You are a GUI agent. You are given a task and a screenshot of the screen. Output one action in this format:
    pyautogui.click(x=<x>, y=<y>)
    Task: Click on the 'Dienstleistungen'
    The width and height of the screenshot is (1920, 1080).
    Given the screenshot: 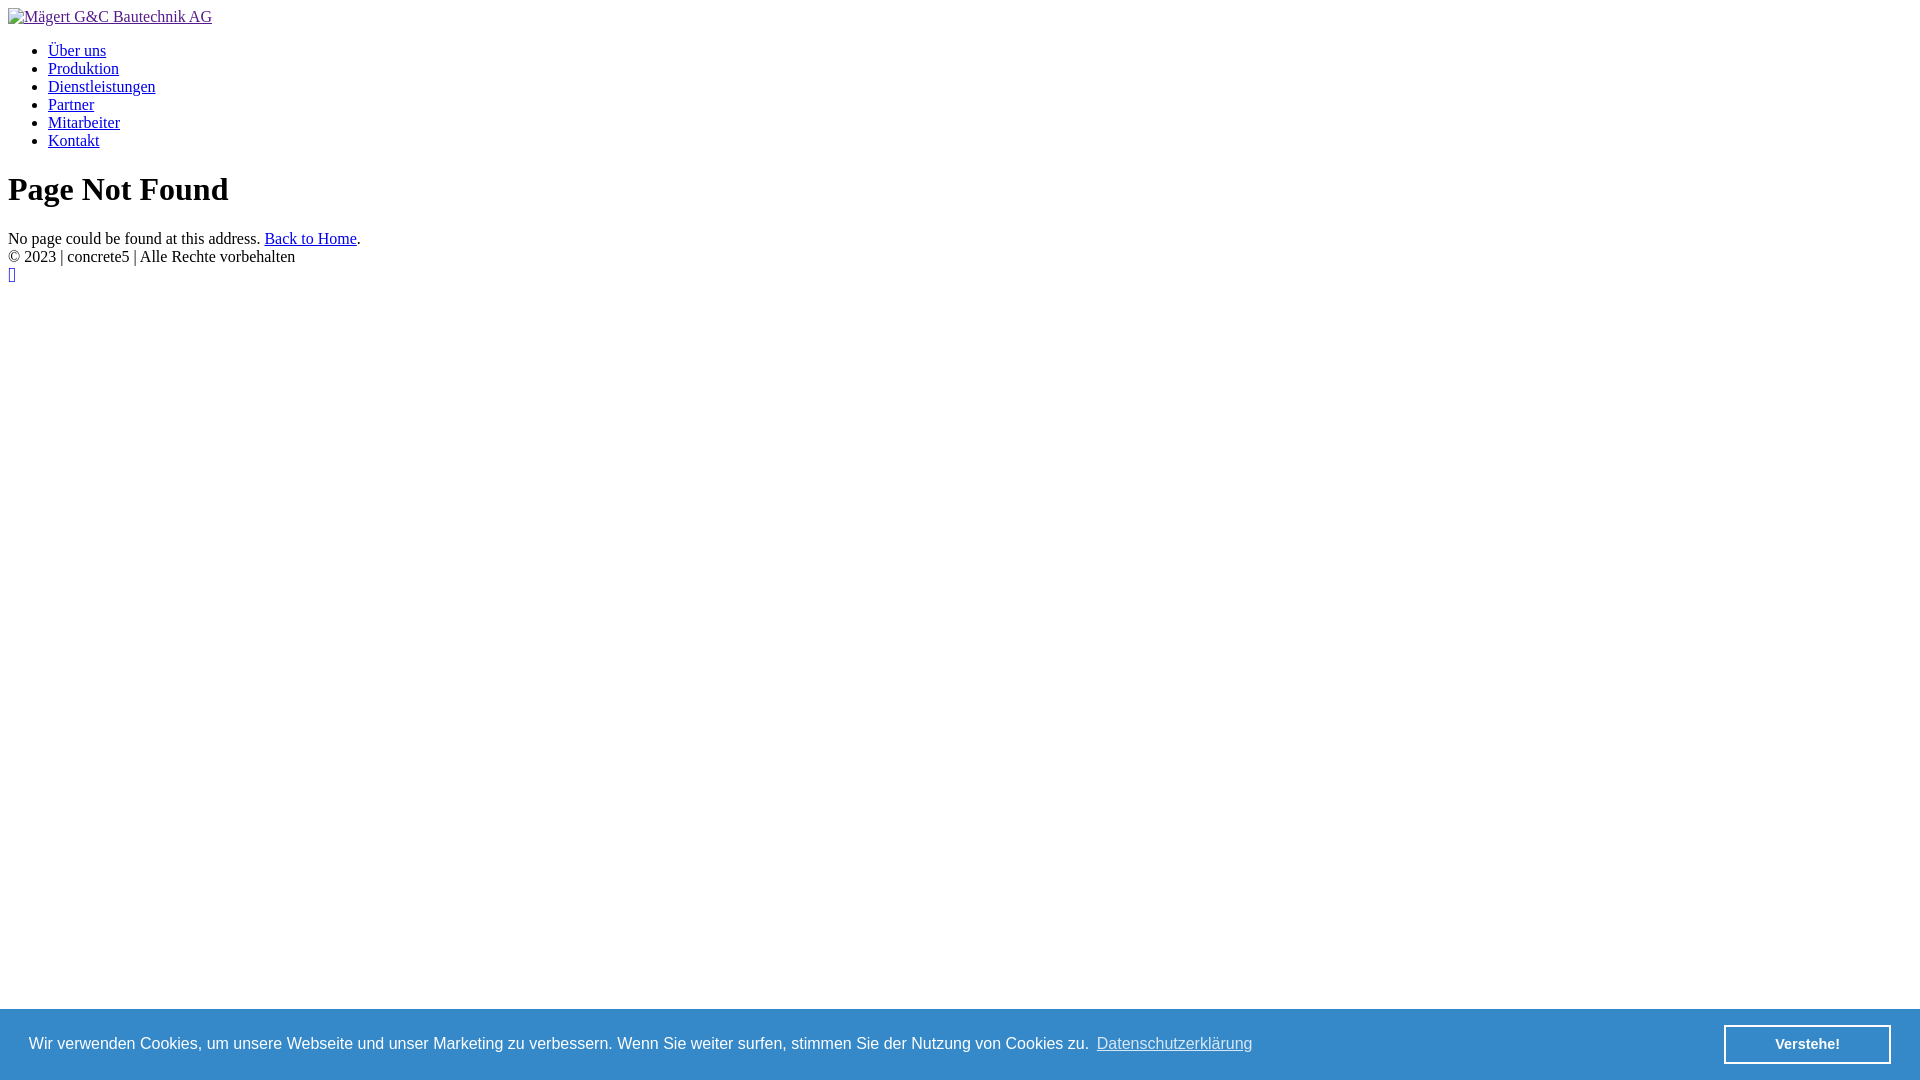 What is the action you would take?
    pyautogui.click(x=100, y=85)
    